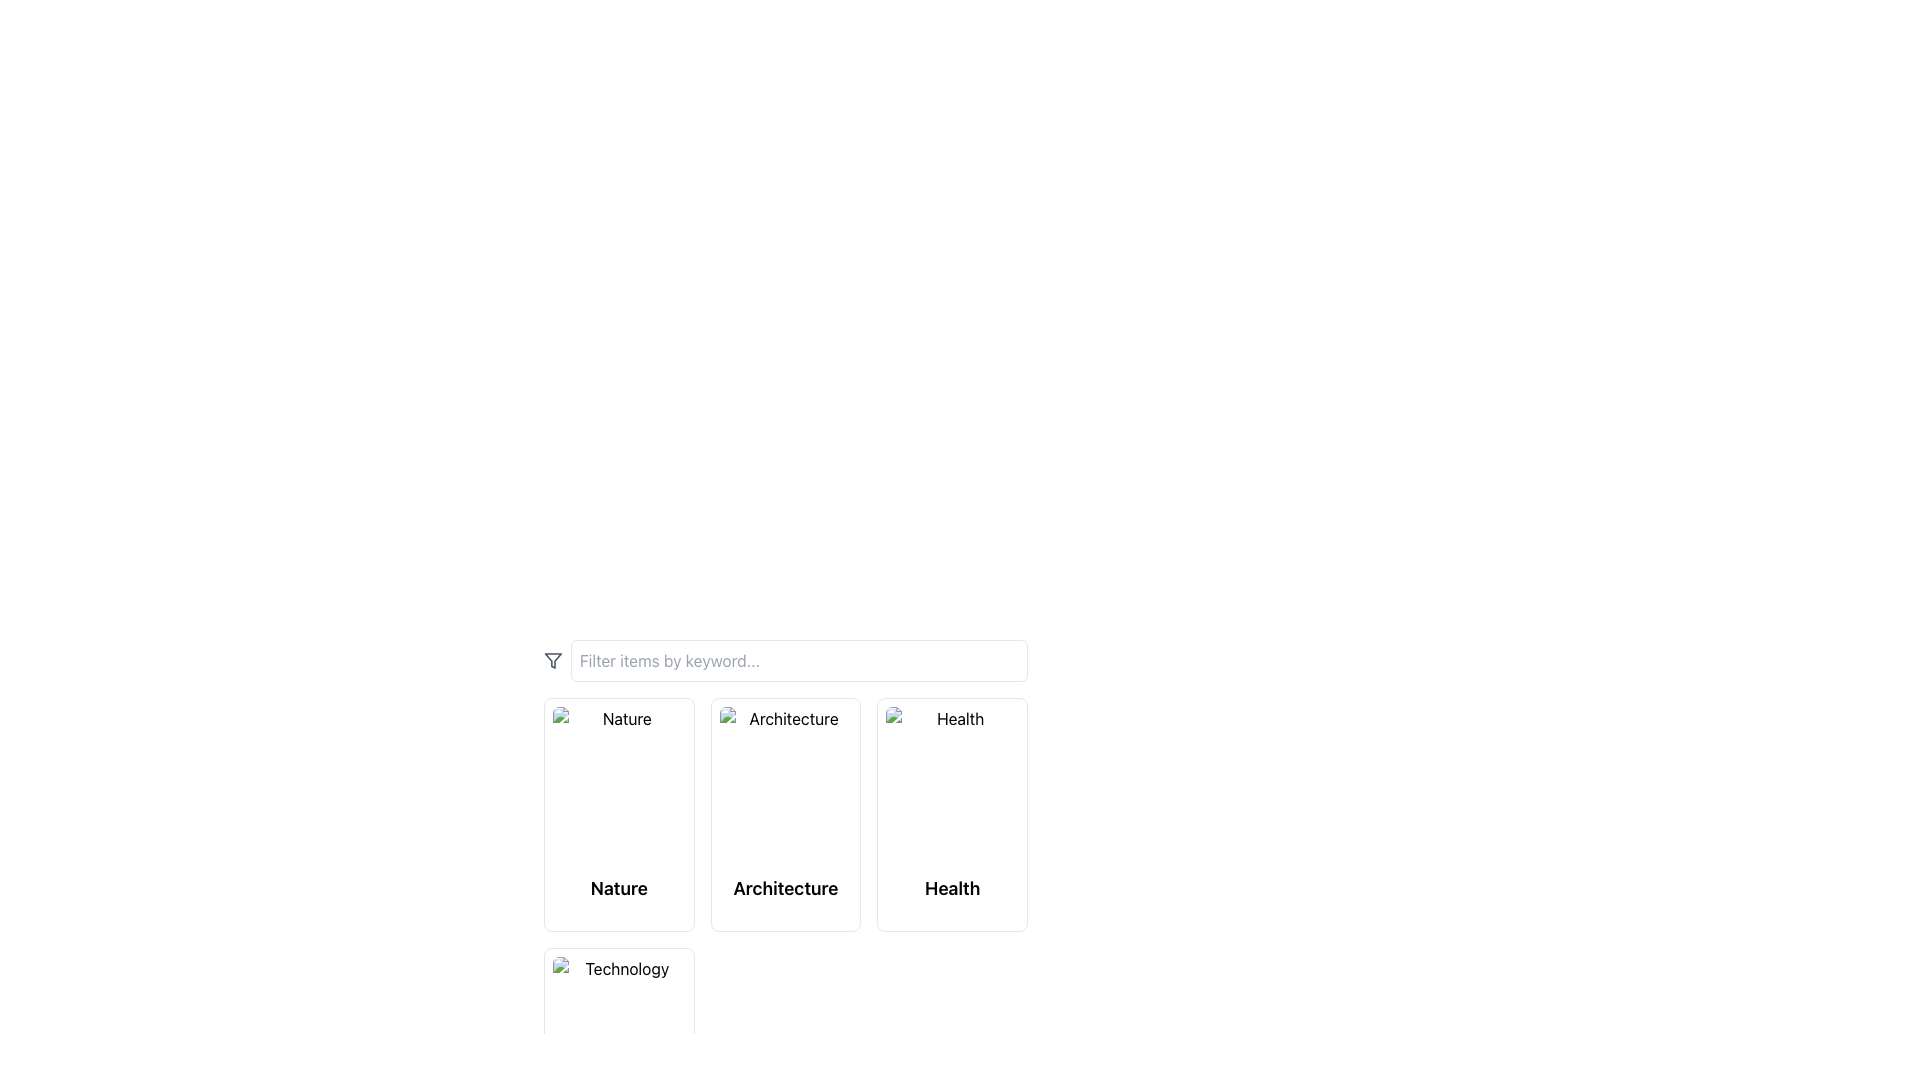 This screenshot has height=1080, width=1920. What do you see at coordinates (785, 817) in the screenshot?
I see `the 'Architecture' category card, which is the second card from the left in a grid layout` at bounding box center [785, 817].